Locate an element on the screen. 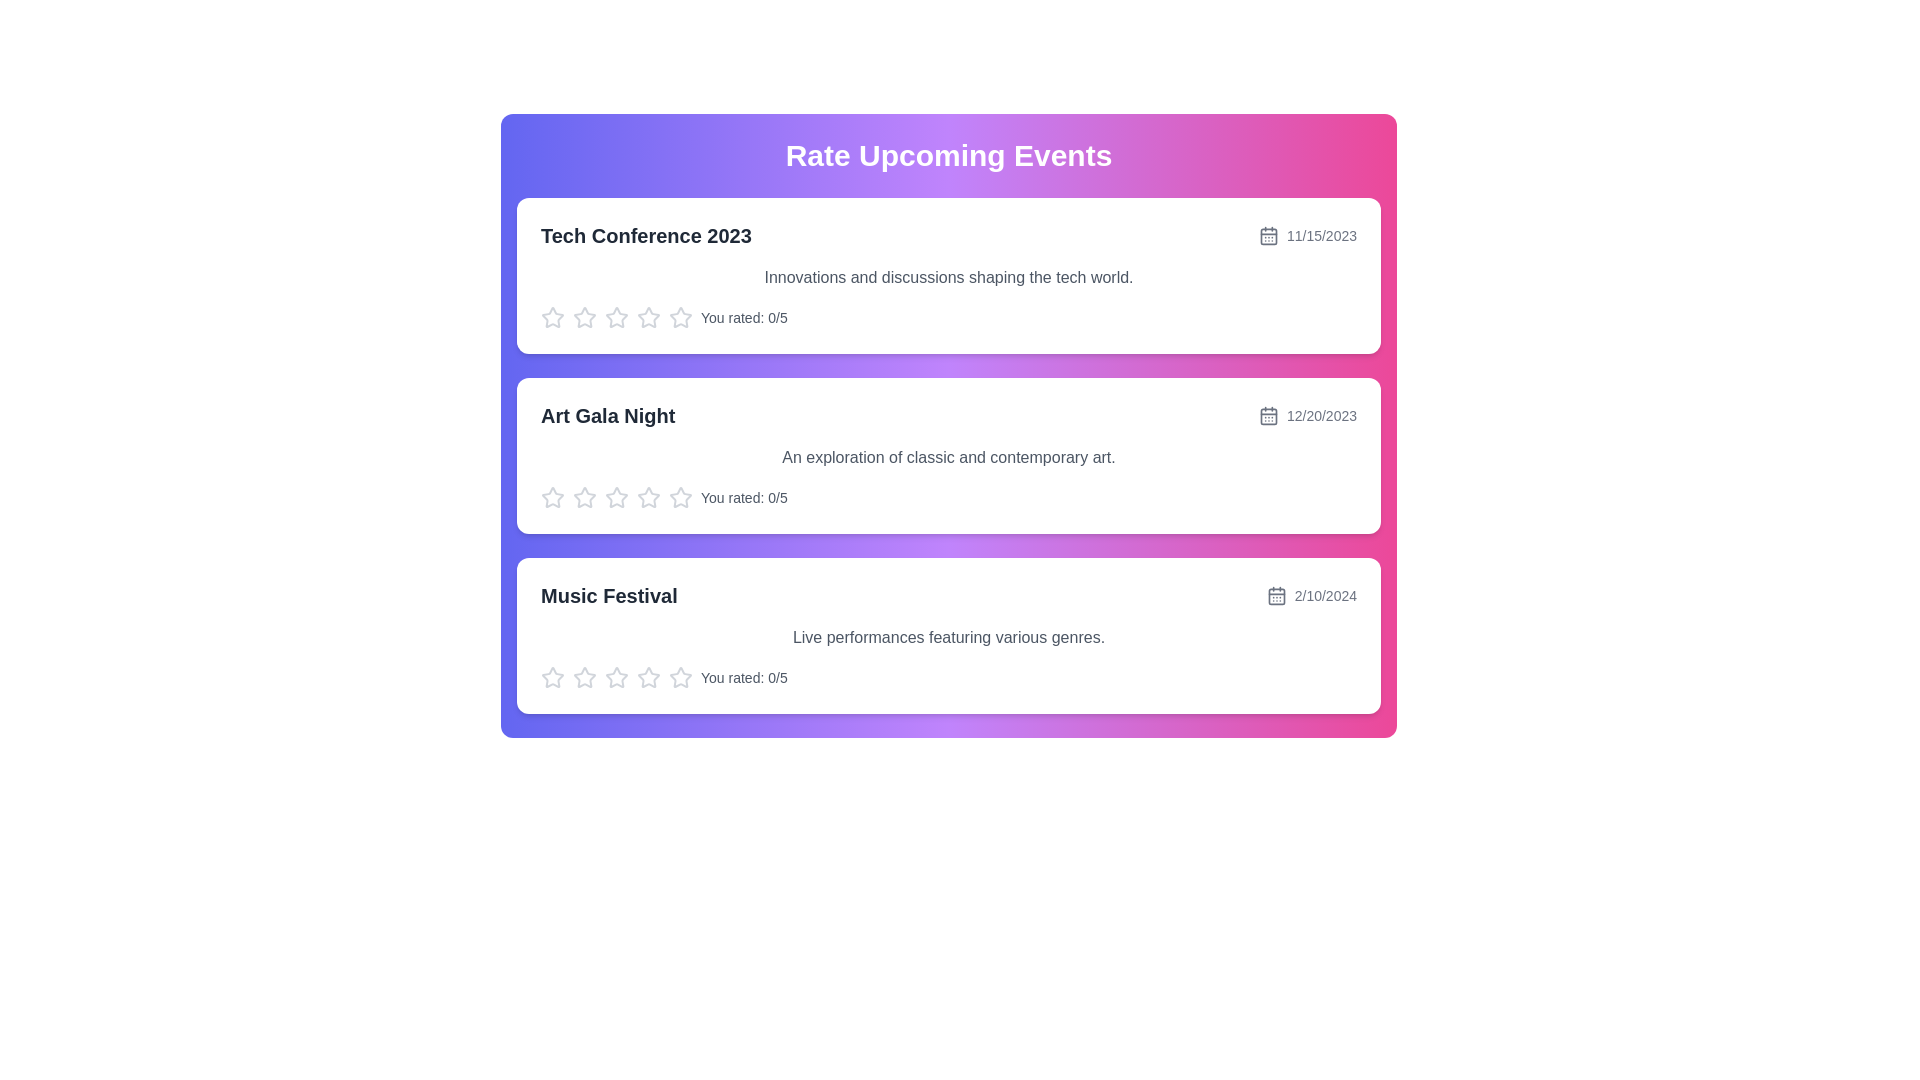  the first star icon in the rating row of the 'Art Gala Night' section is located at coordinates (552, 496).